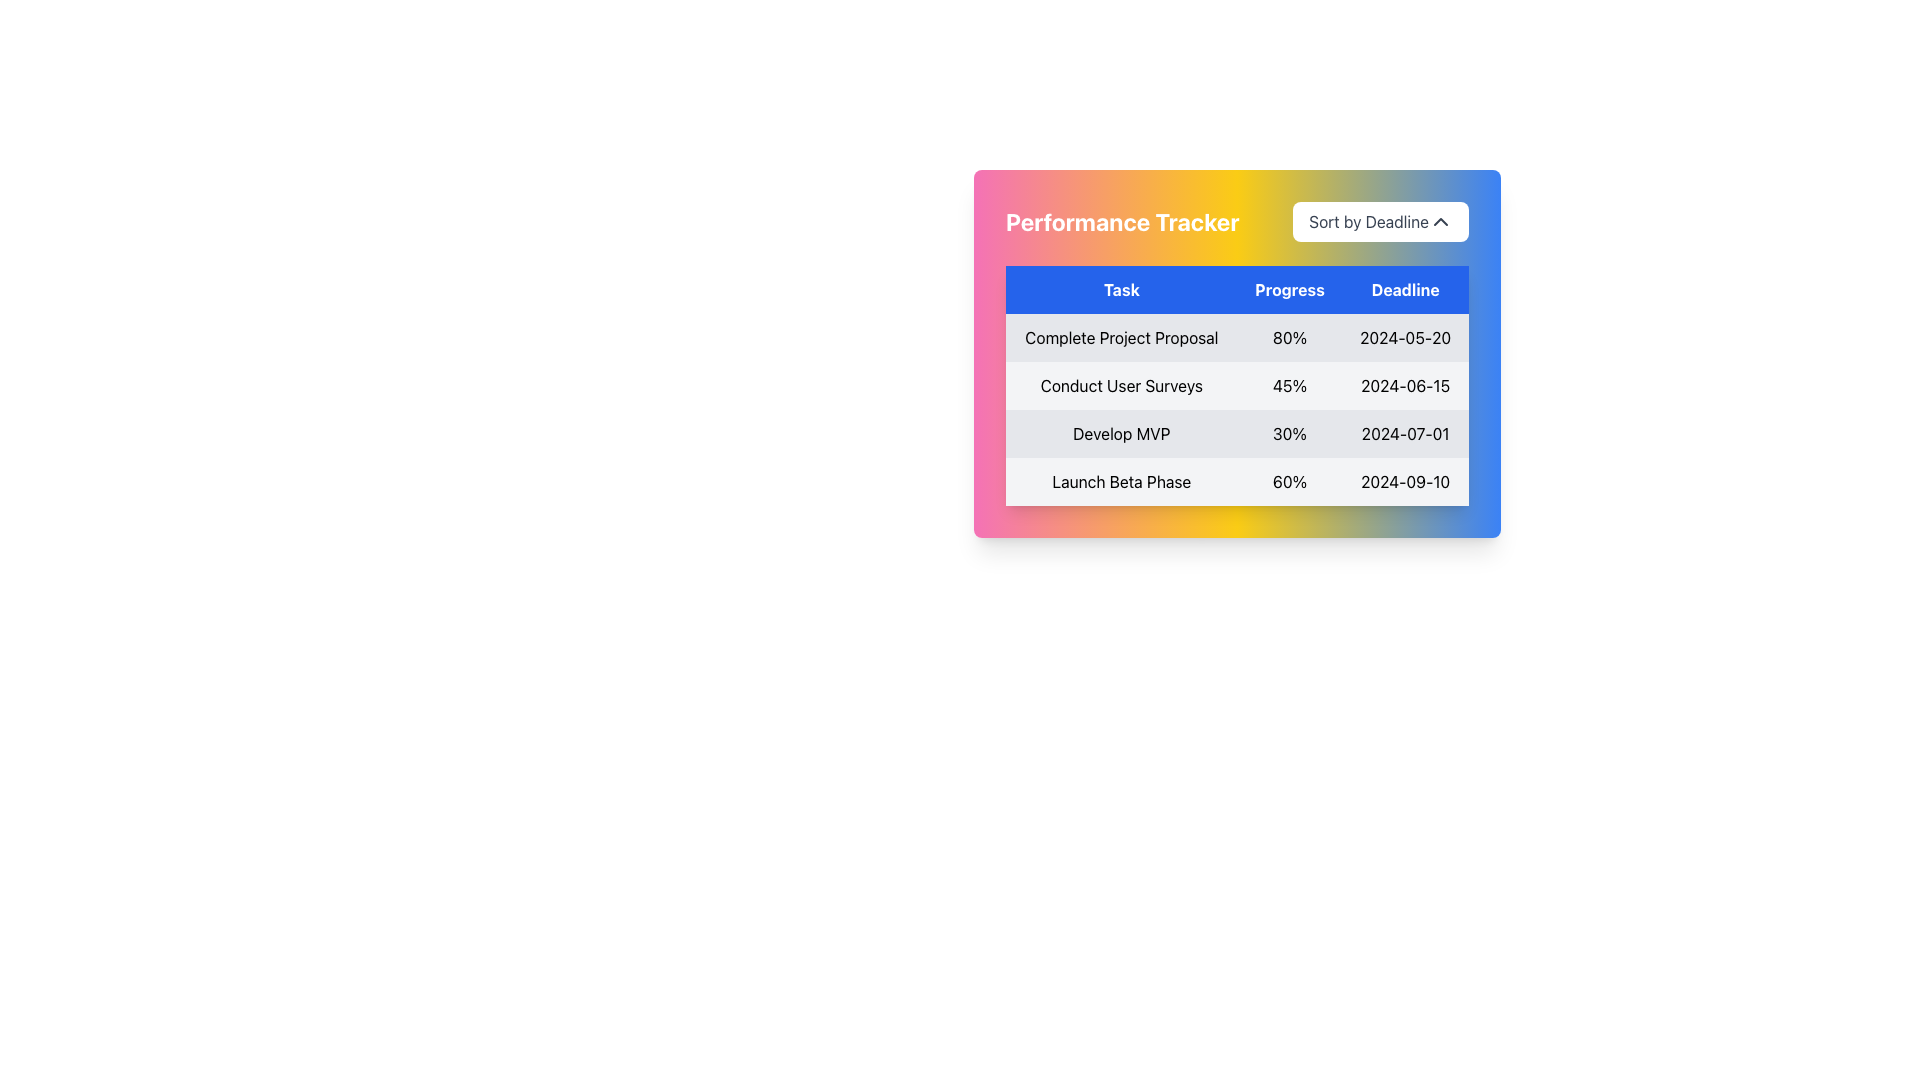 The width and height of the screenshot is (1920, 1080). What do you see at coordinates (1121, 337) in the screenshot?
I see `the text label displaying 'Complete Project Proposal' located in the first cell of the table under 'Task'` at bounding box center [1121, 337].